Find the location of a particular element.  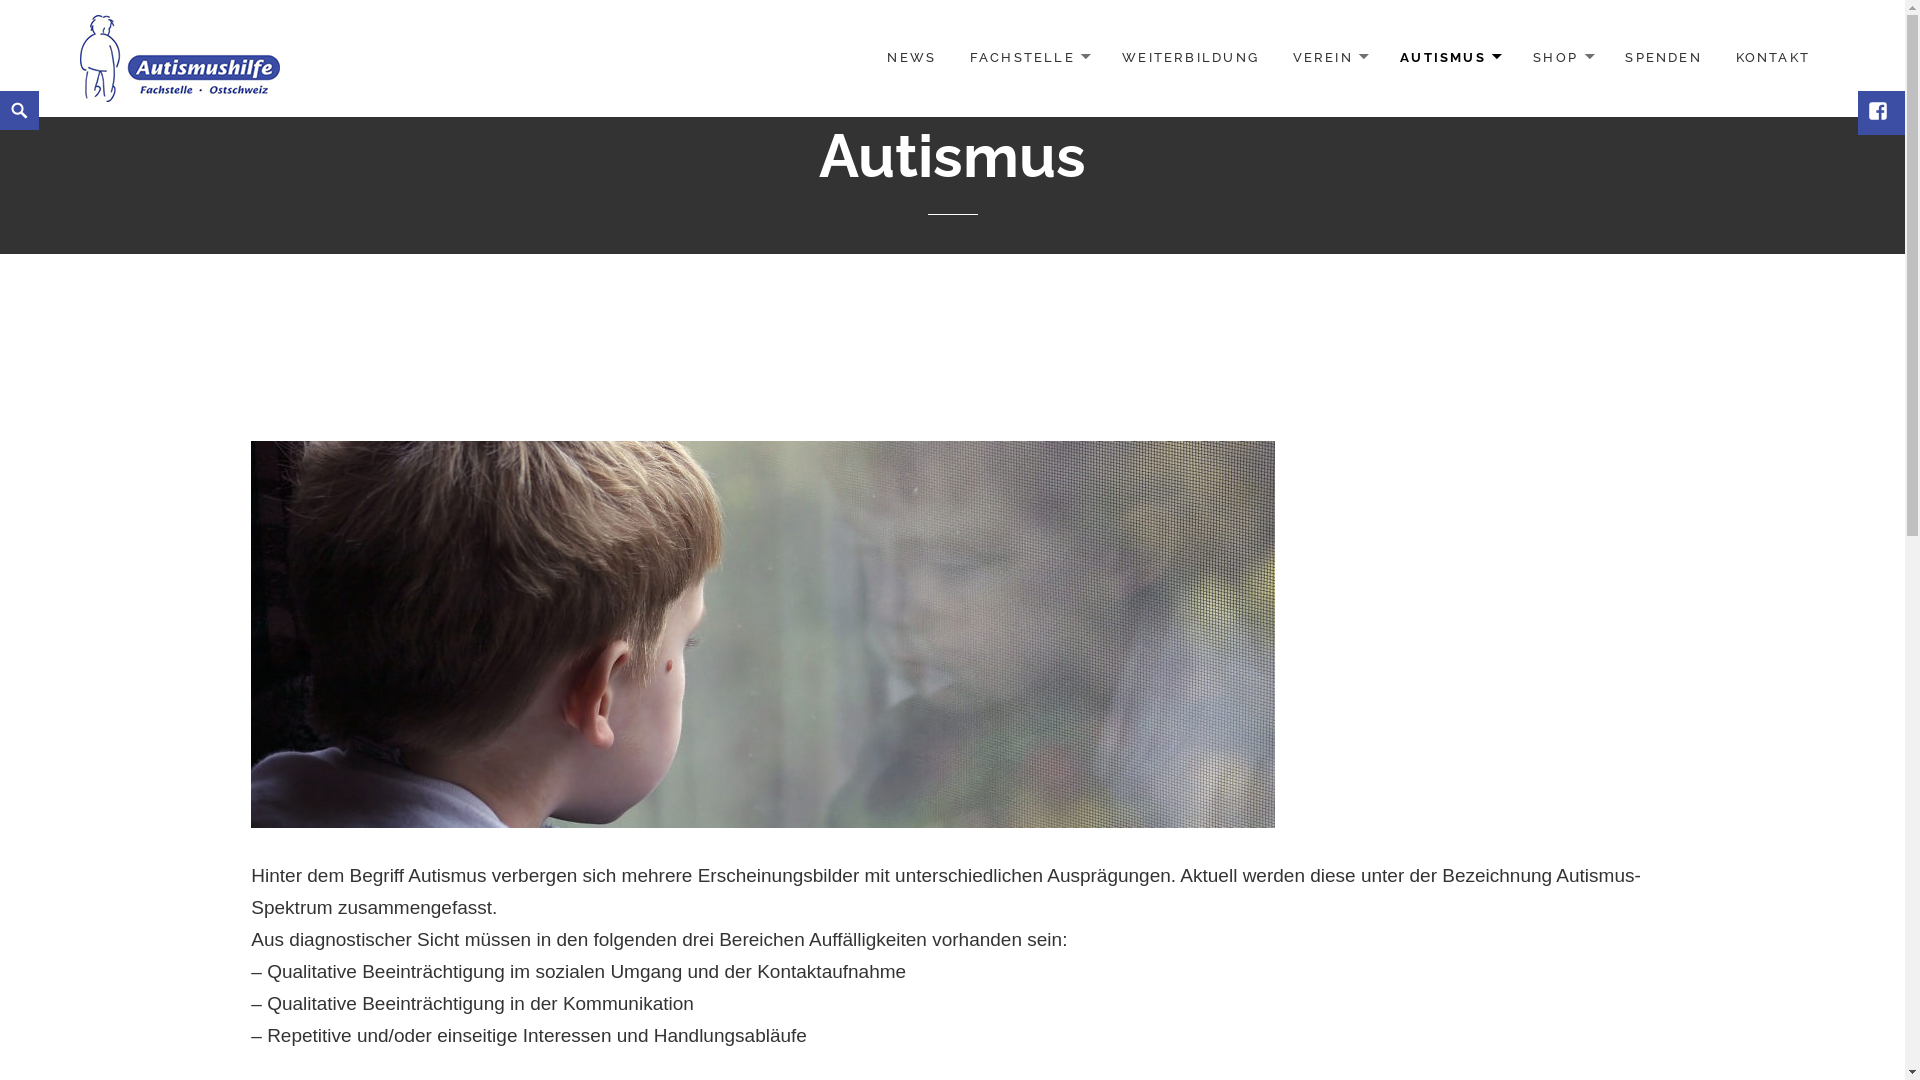

'WEITERBILDUNG' is located at coordinates (1190, 56).